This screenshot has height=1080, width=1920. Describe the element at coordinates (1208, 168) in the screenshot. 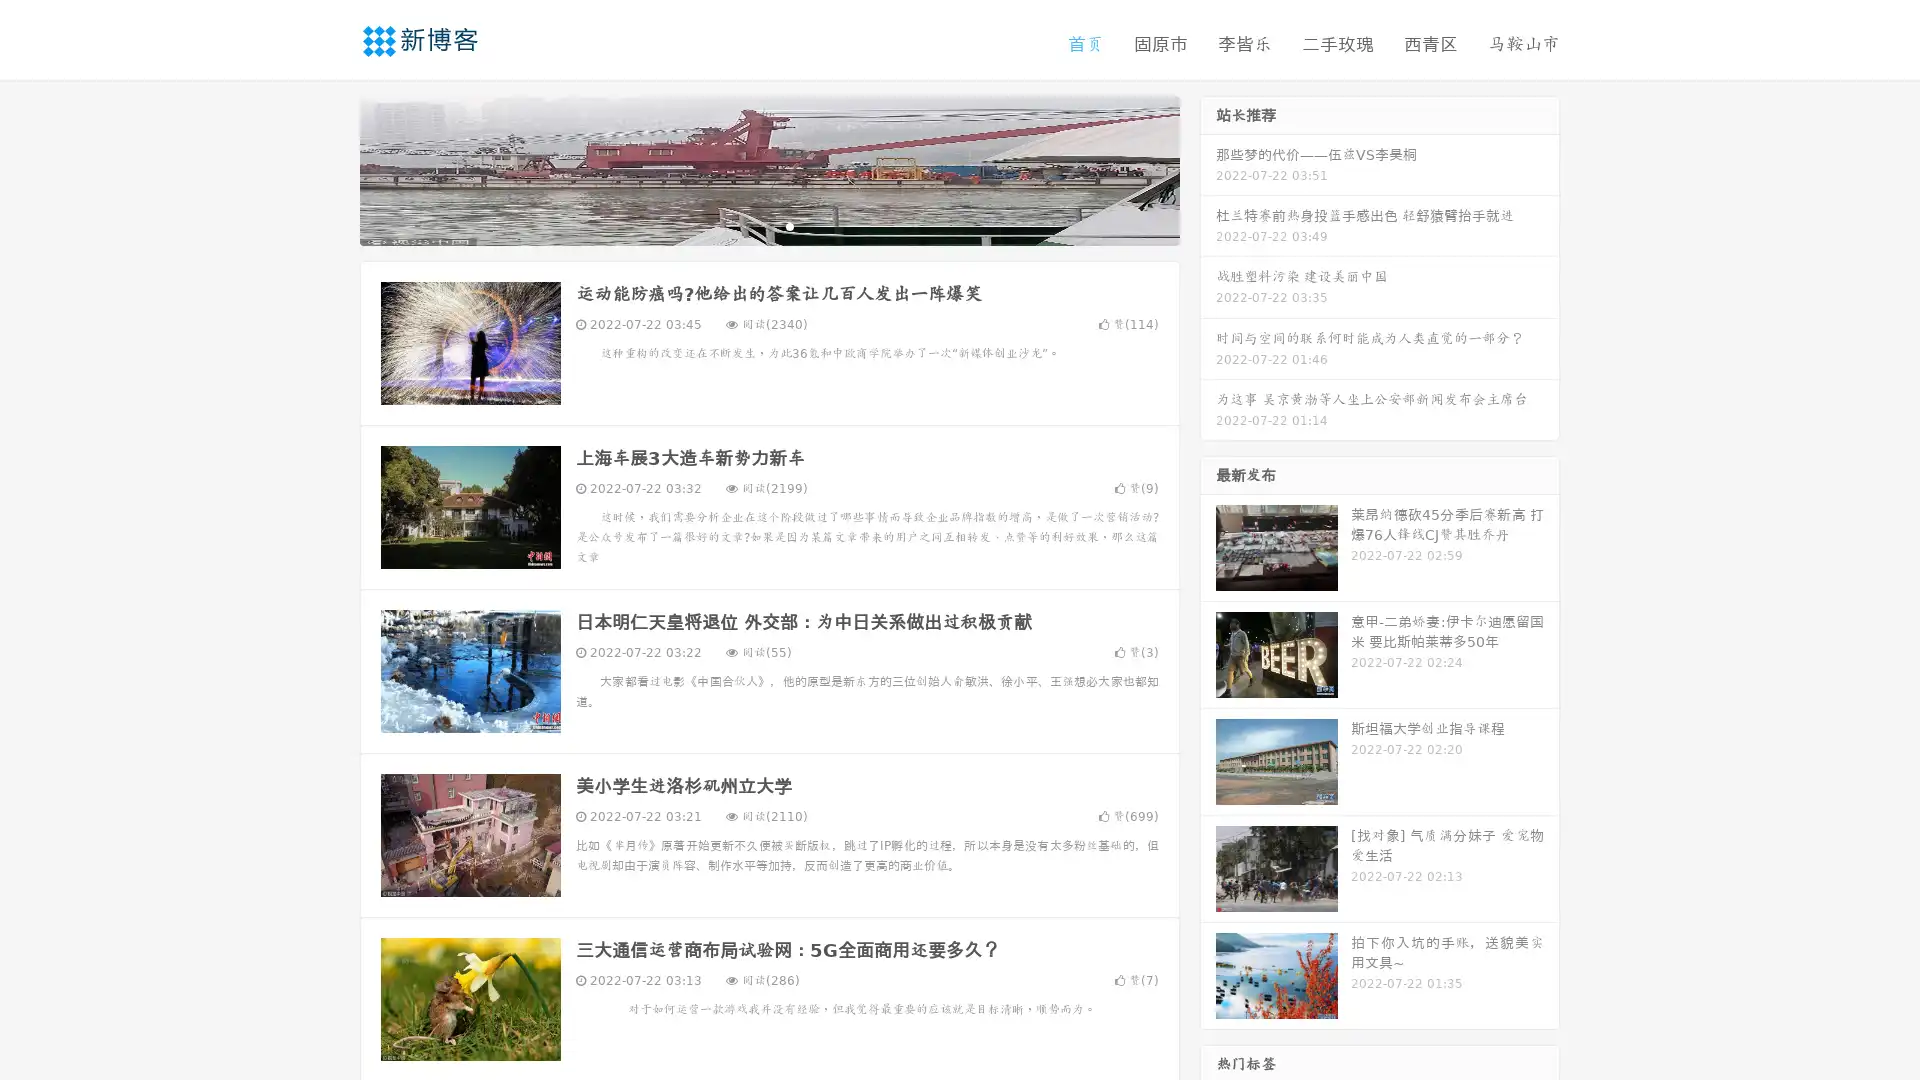

I see `Next slide` at that location.